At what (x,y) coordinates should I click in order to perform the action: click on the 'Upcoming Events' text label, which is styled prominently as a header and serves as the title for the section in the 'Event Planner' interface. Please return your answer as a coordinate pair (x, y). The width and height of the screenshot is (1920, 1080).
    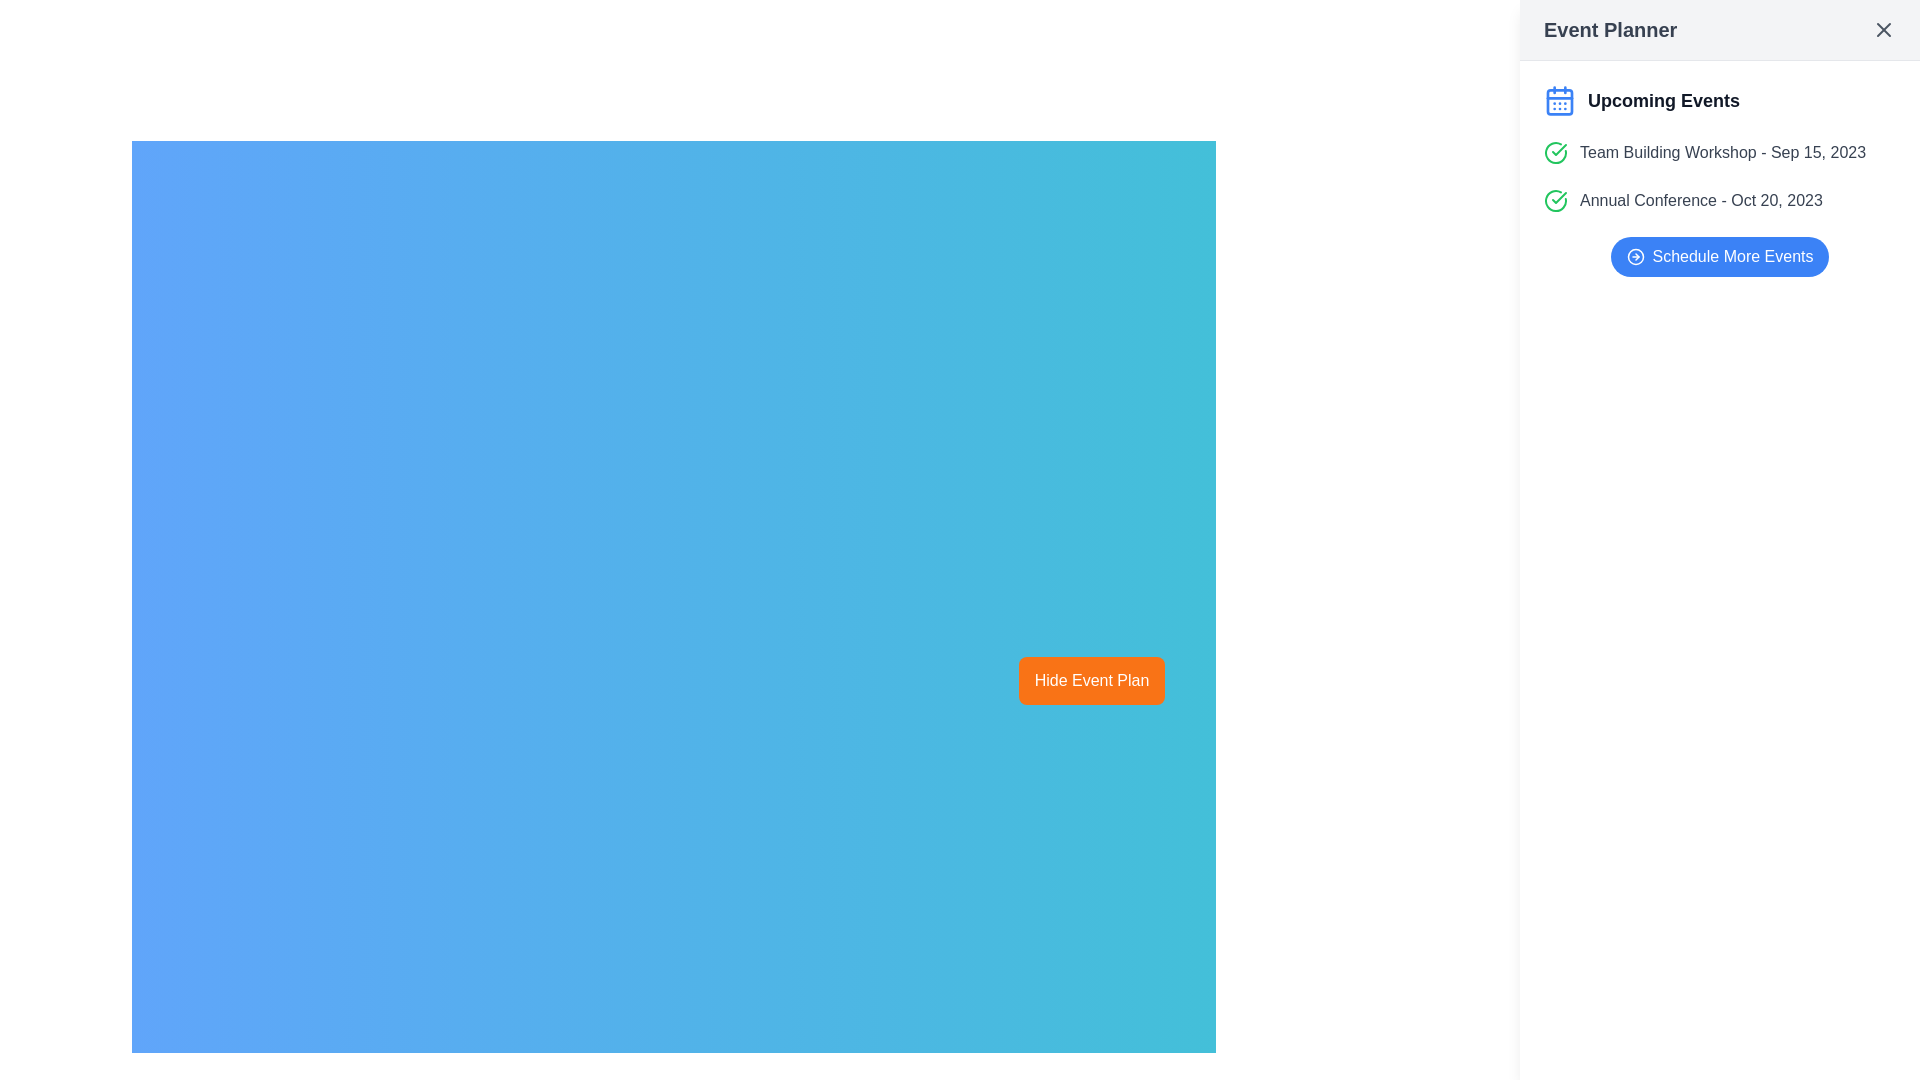
    Looking at the image, I should click on (1718, 100).